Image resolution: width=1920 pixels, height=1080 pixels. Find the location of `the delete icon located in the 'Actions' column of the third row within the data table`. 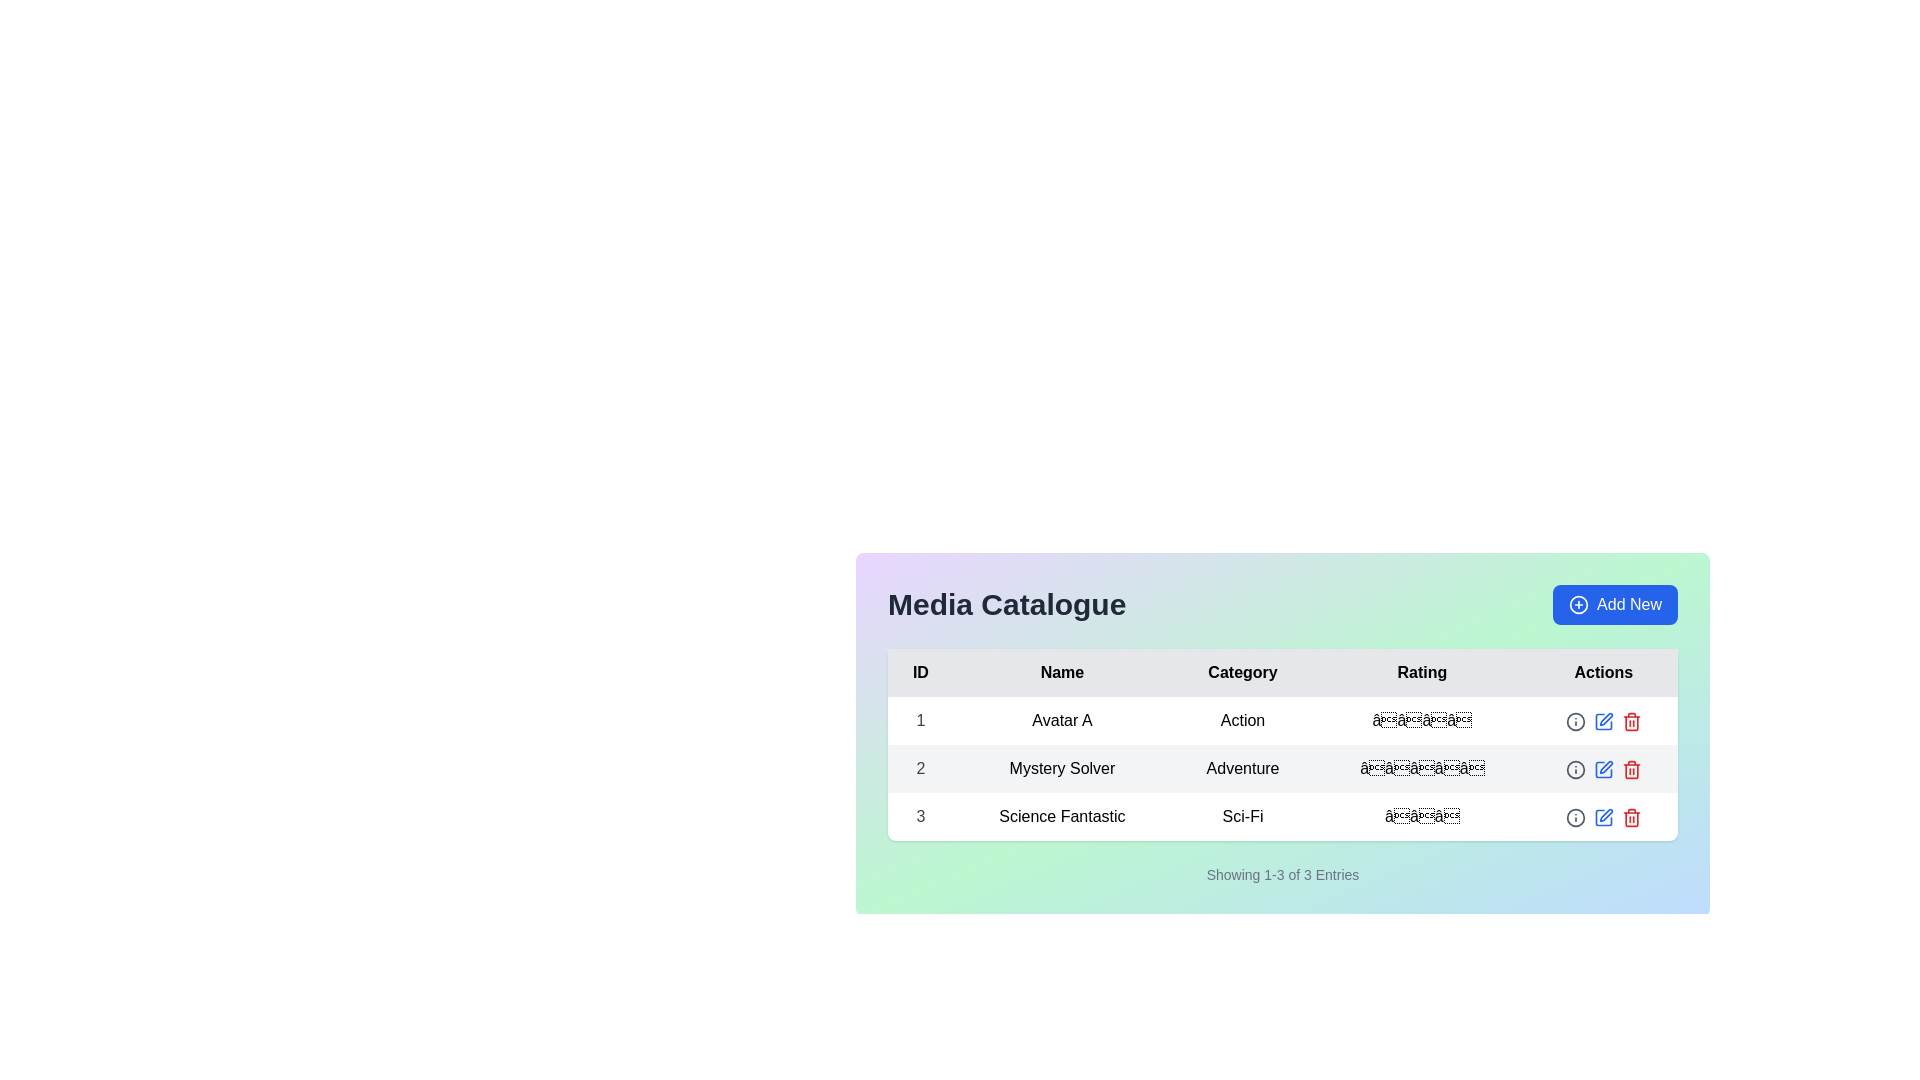

the delete icon located in the 'Actions' column of the third row within the data table is located at coordinates (1631, 817).